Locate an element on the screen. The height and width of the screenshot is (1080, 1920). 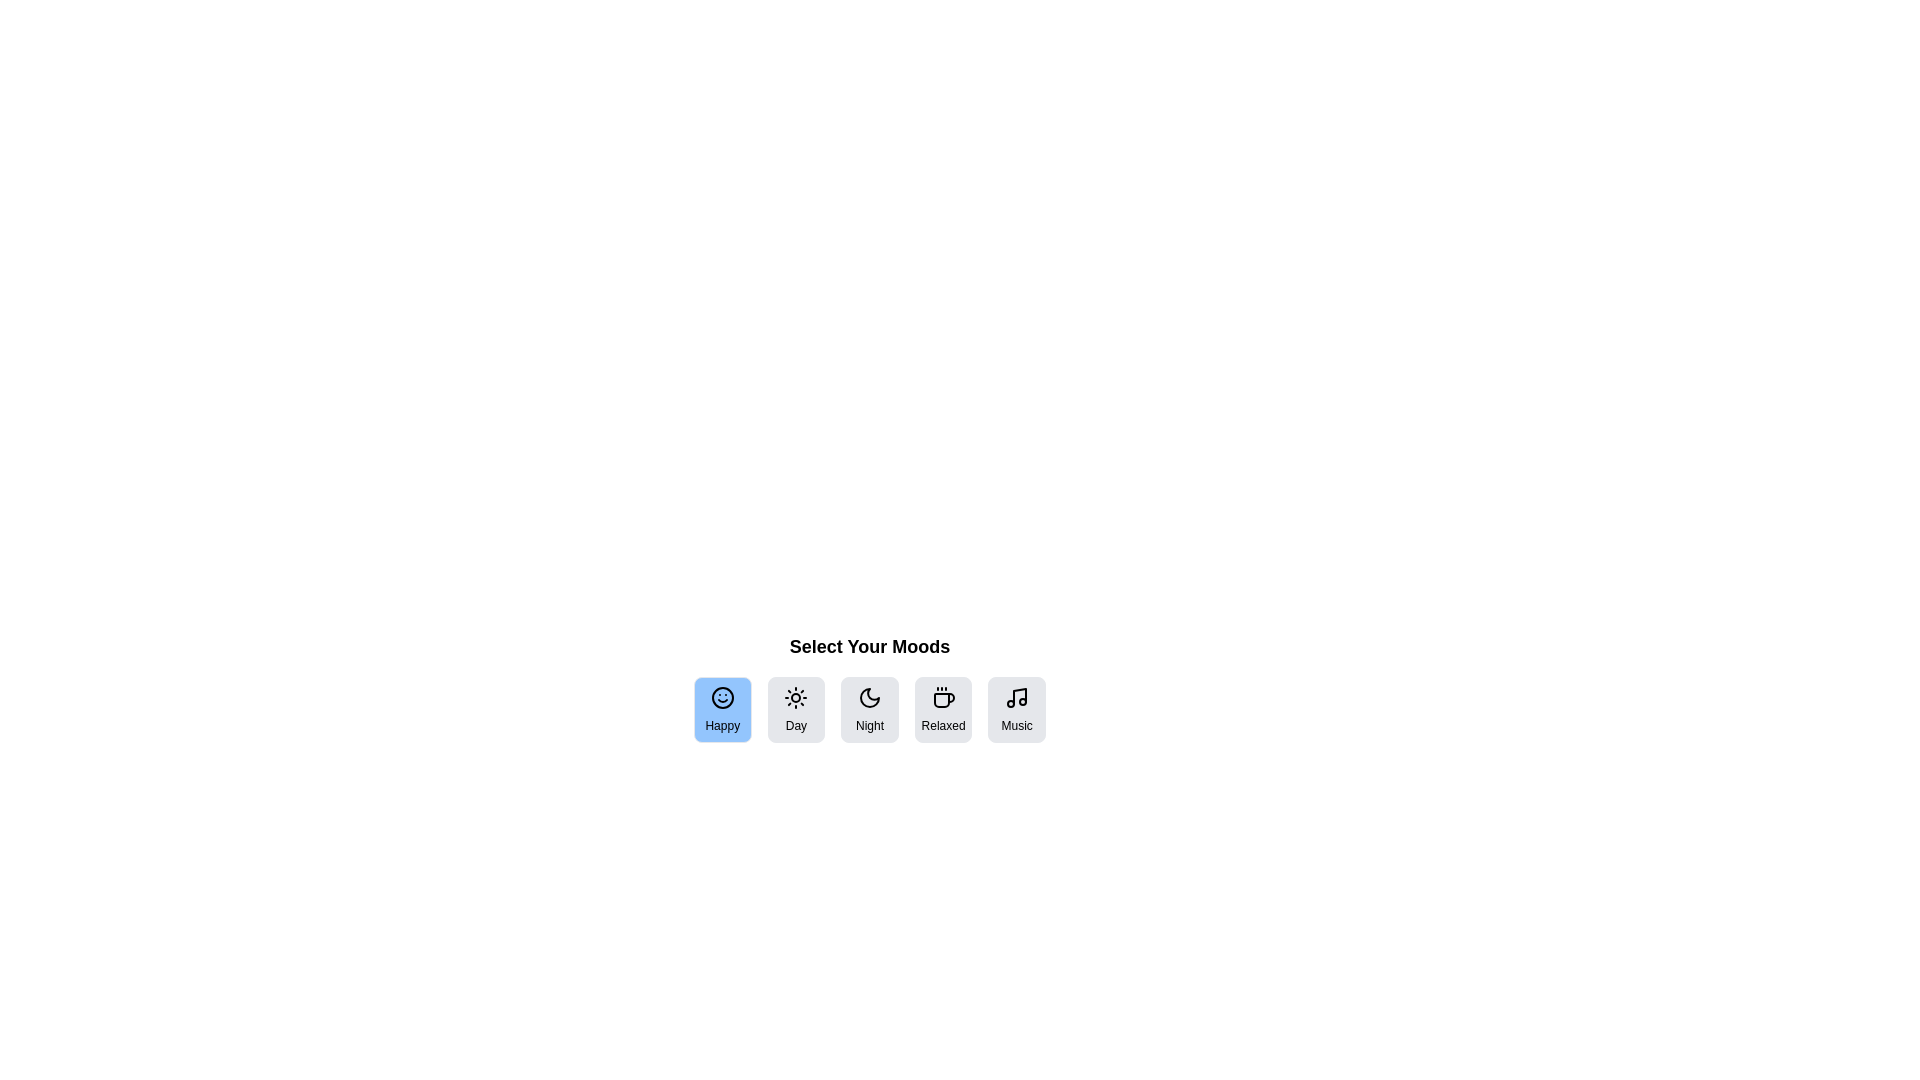
the 'Happy' text label, which is styled in a small font and located below a smiley face icon in a light blue rounded rectangular section is located at coordinates (721, 725).